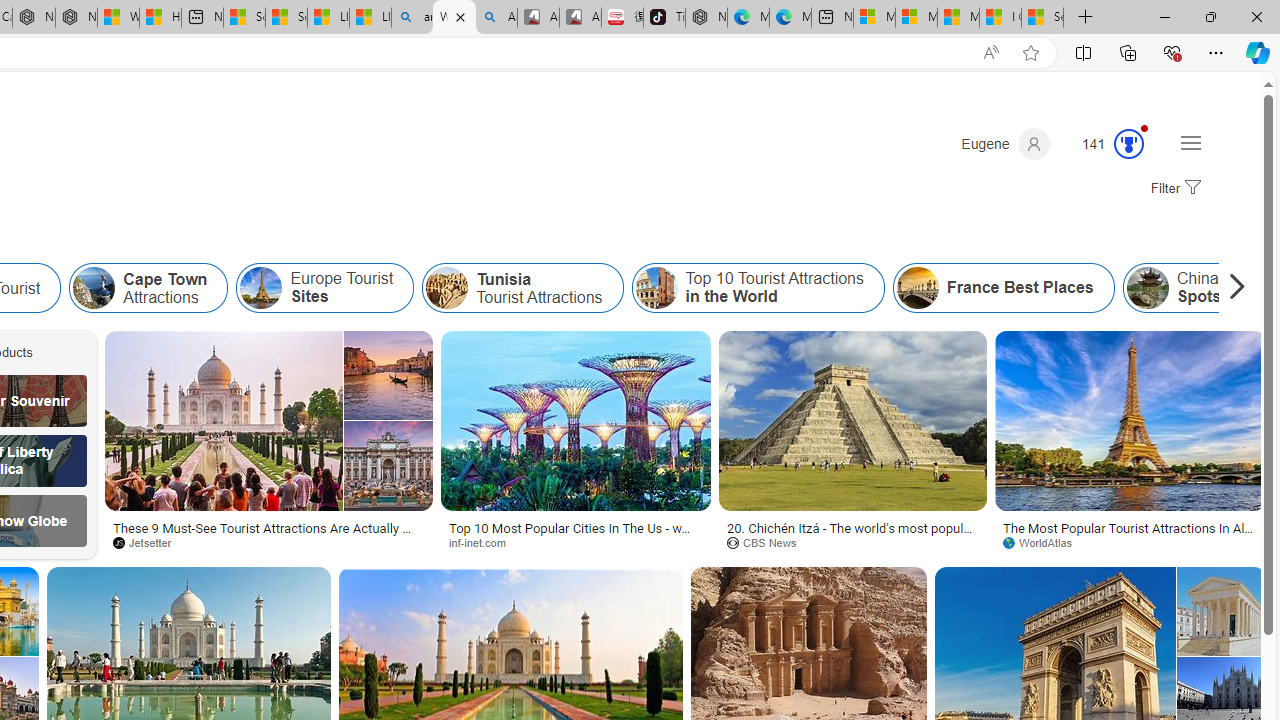 The height and width of the screenshot is (720, 1280). What do you see at coordinates (1147, 288) in the screenshot?
I see `'China Tourist Spots'` at bounding box center [1147, 288].